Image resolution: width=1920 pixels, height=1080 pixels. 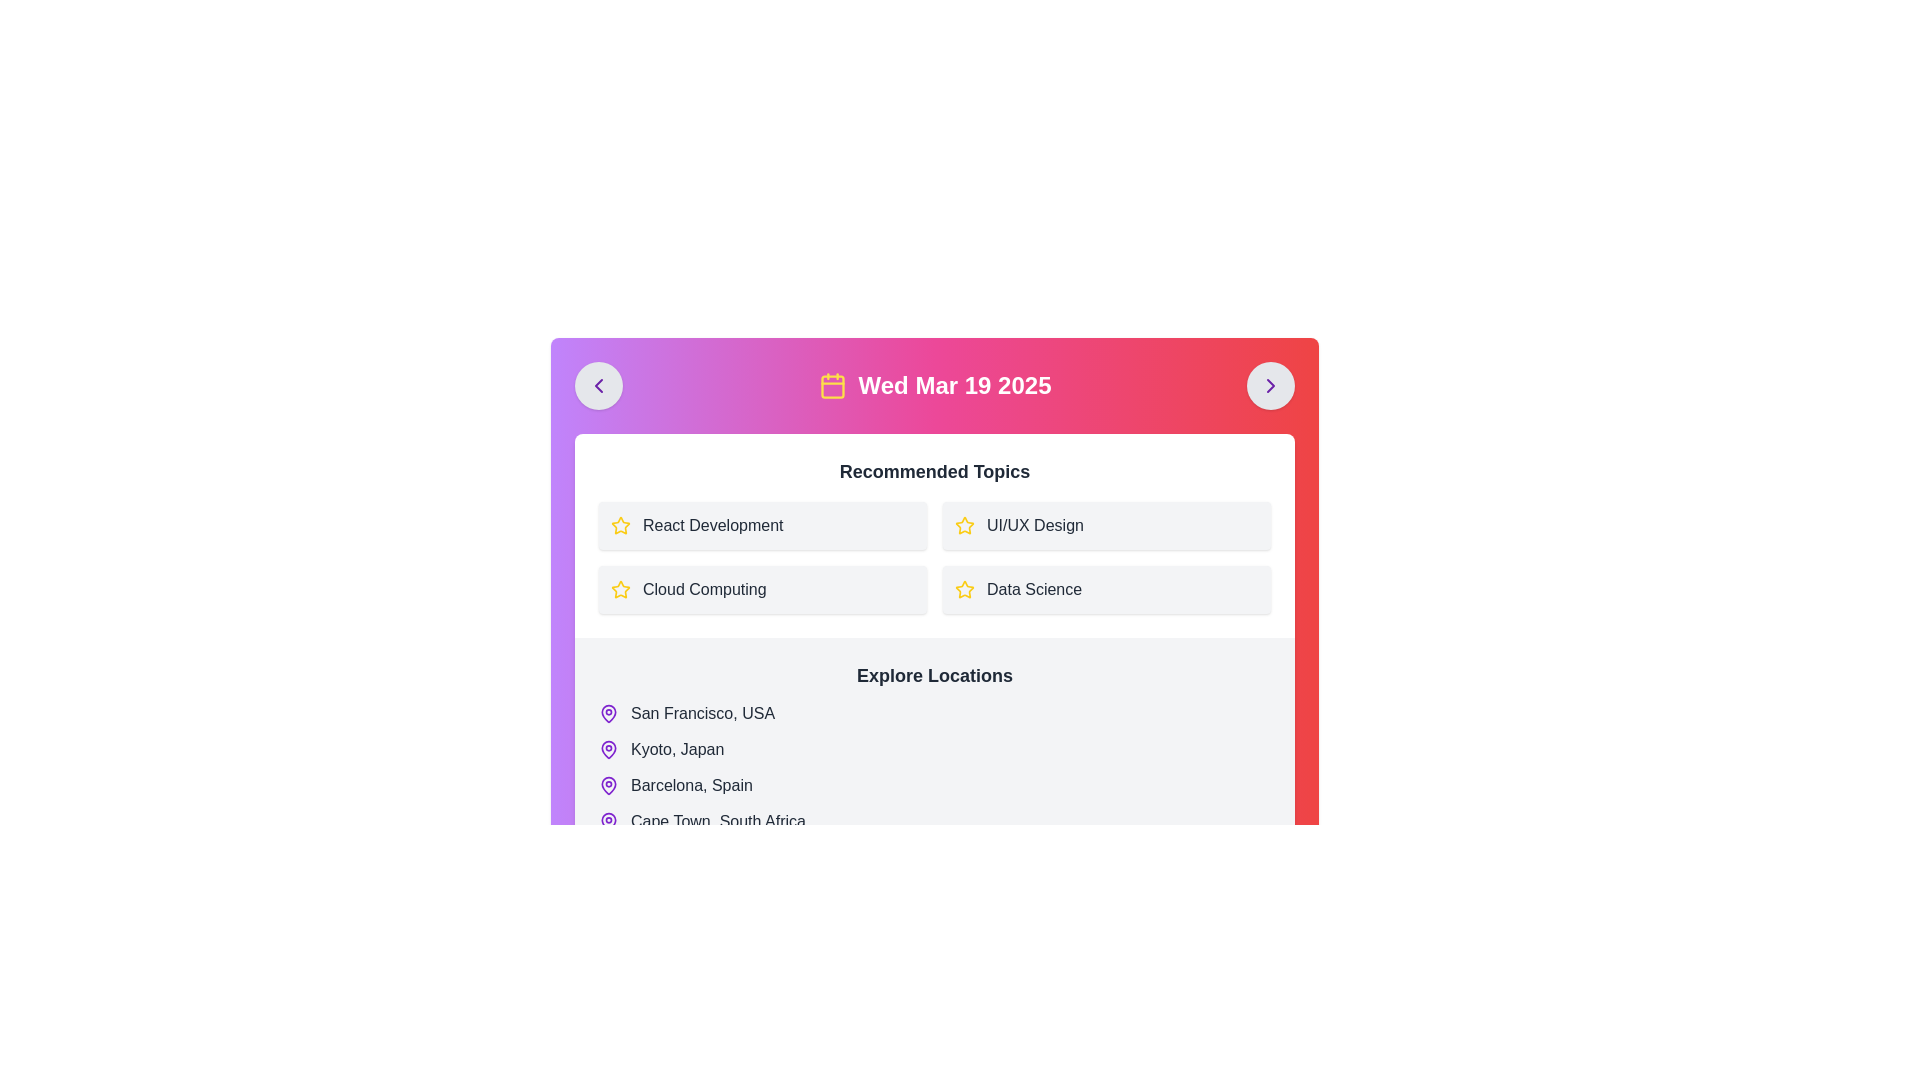 I want to click on the text display element that shows the current or selected date, centrally positioned in the header section of the interface, so click(x=954, y=385).